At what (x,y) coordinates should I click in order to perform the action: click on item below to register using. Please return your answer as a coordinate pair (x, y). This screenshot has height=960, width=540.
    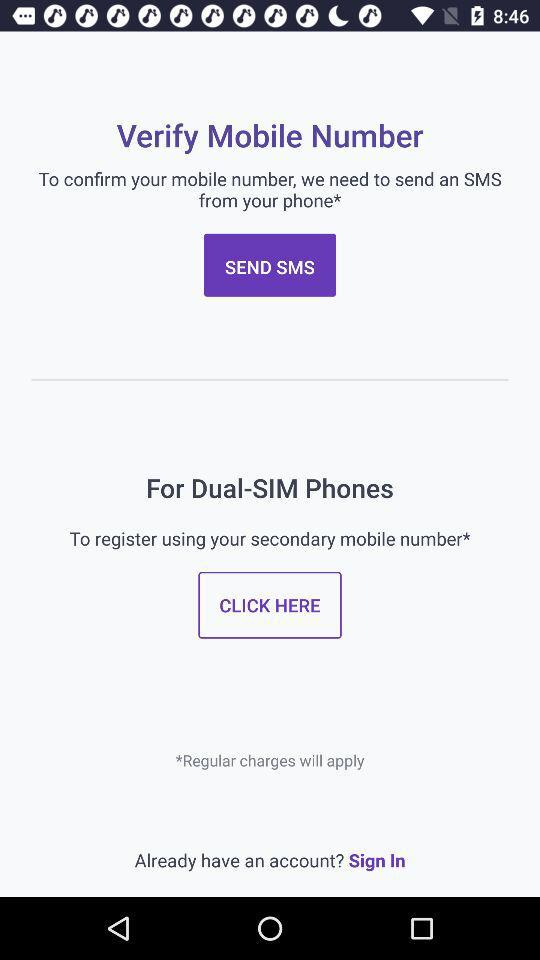
    Looking at the image, I should click on (270, 604).